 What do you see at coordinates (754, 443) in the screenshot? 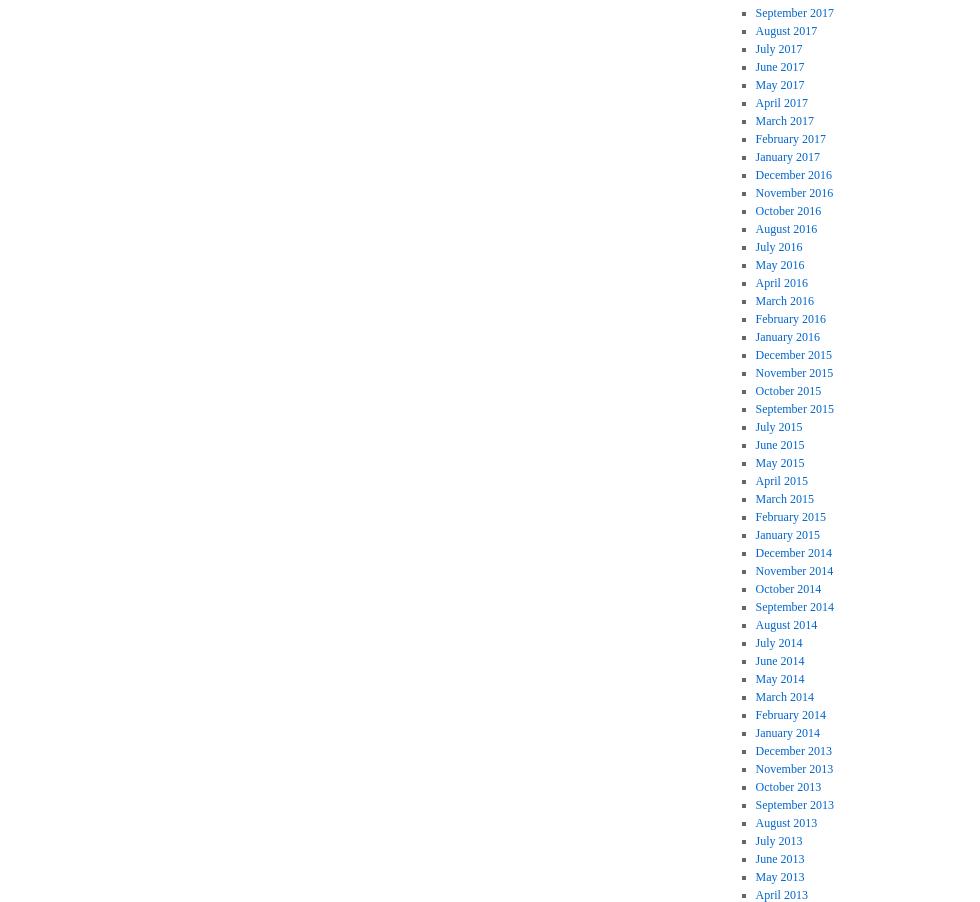
I see `'June 2015'` at bounding box center [754, 443].